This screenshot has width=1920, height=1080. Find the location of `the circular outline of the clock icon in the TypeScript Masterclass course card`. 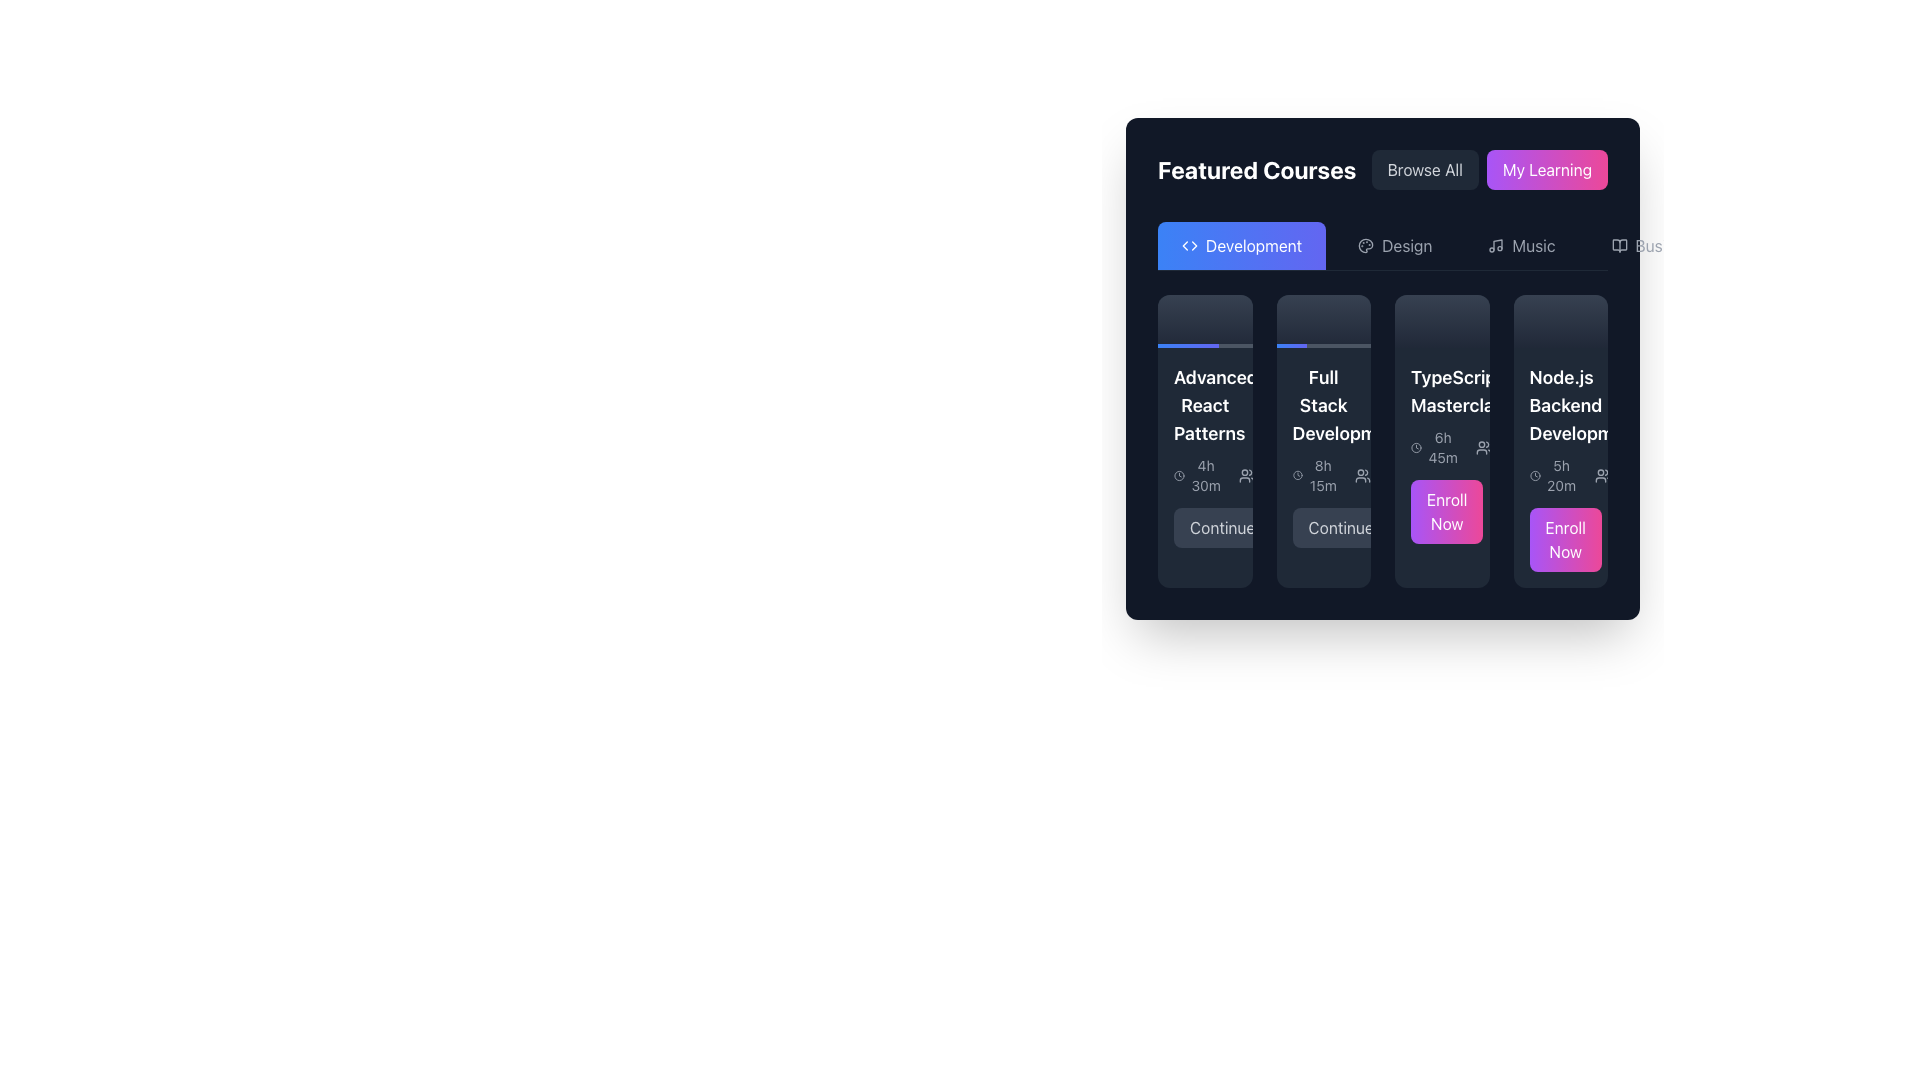

the circular outline of the clock icon in the TypeScript Masterclass course card is located at coordinates (1415, 447).